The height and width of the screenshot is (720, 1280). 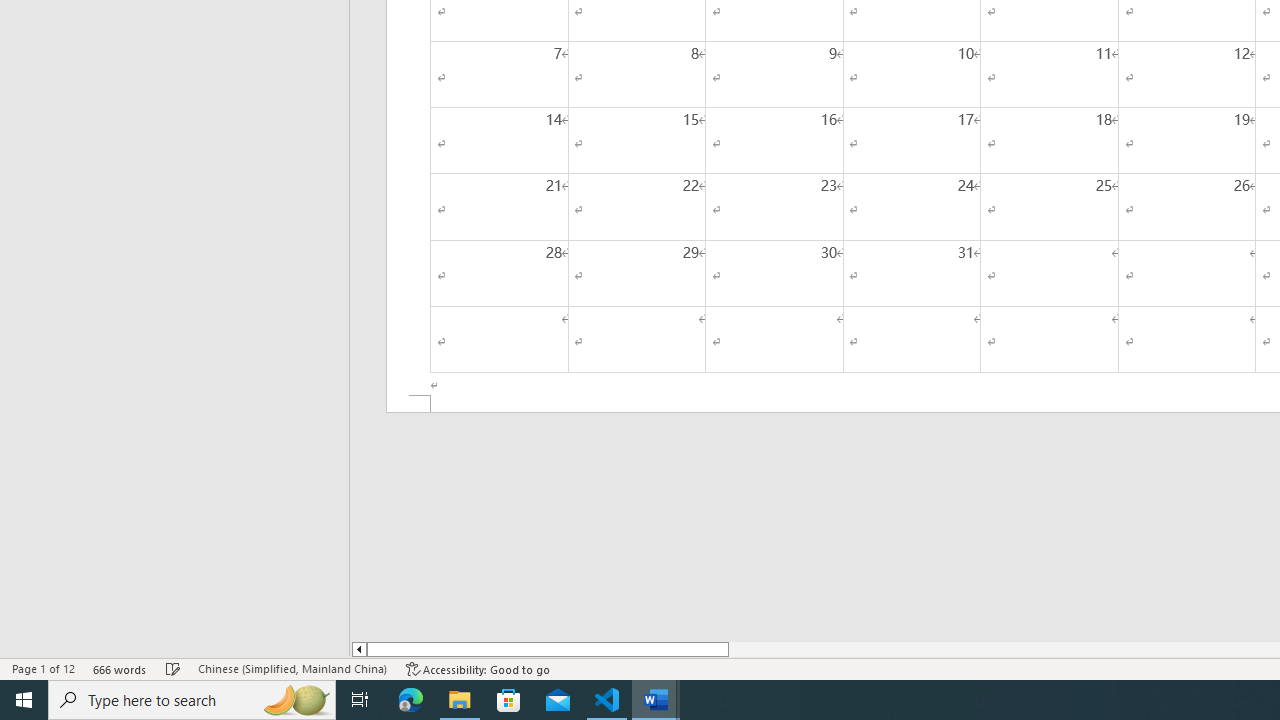 What do you see at coordinates (43, 669) in the screenshot?
I see `'Page Number Page 1 of 12'` at bounding box center [43, 669].